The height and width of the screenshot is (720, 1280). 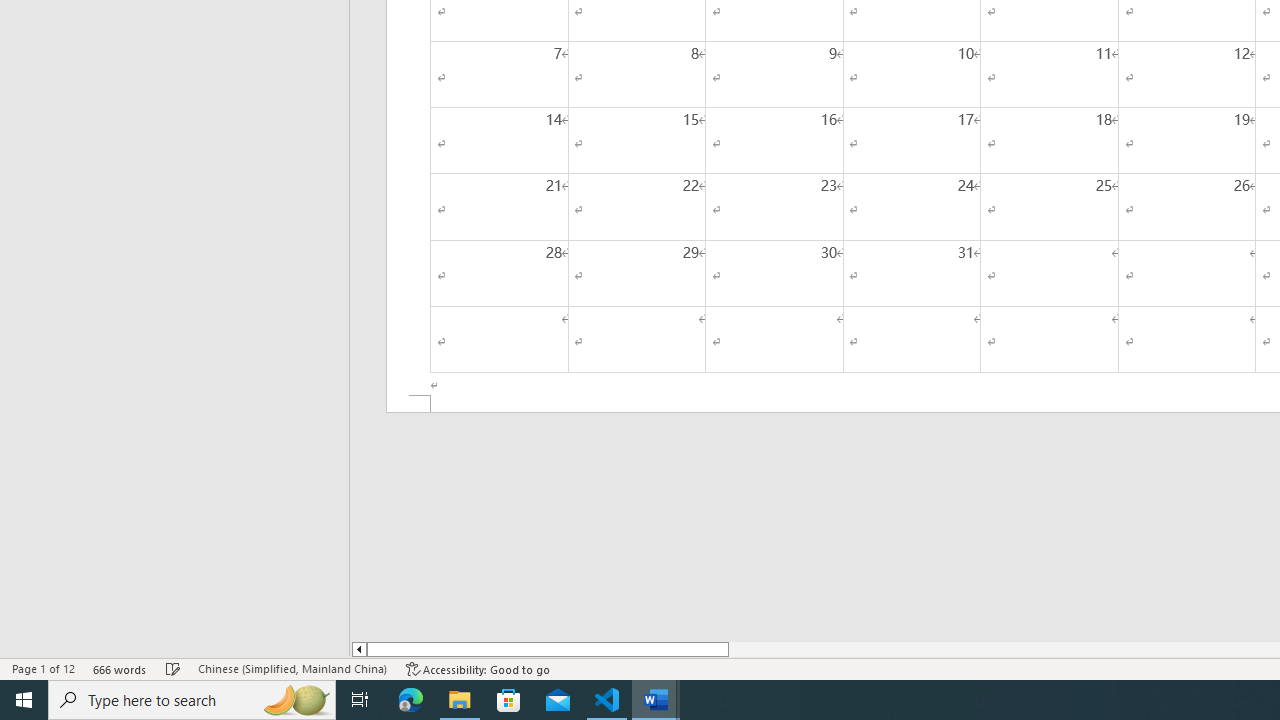 What do you see at coordinates (43, 669) in the screenshot?
I see `'Page Number Page 1 of 12'` at bounding box center [43, 669].